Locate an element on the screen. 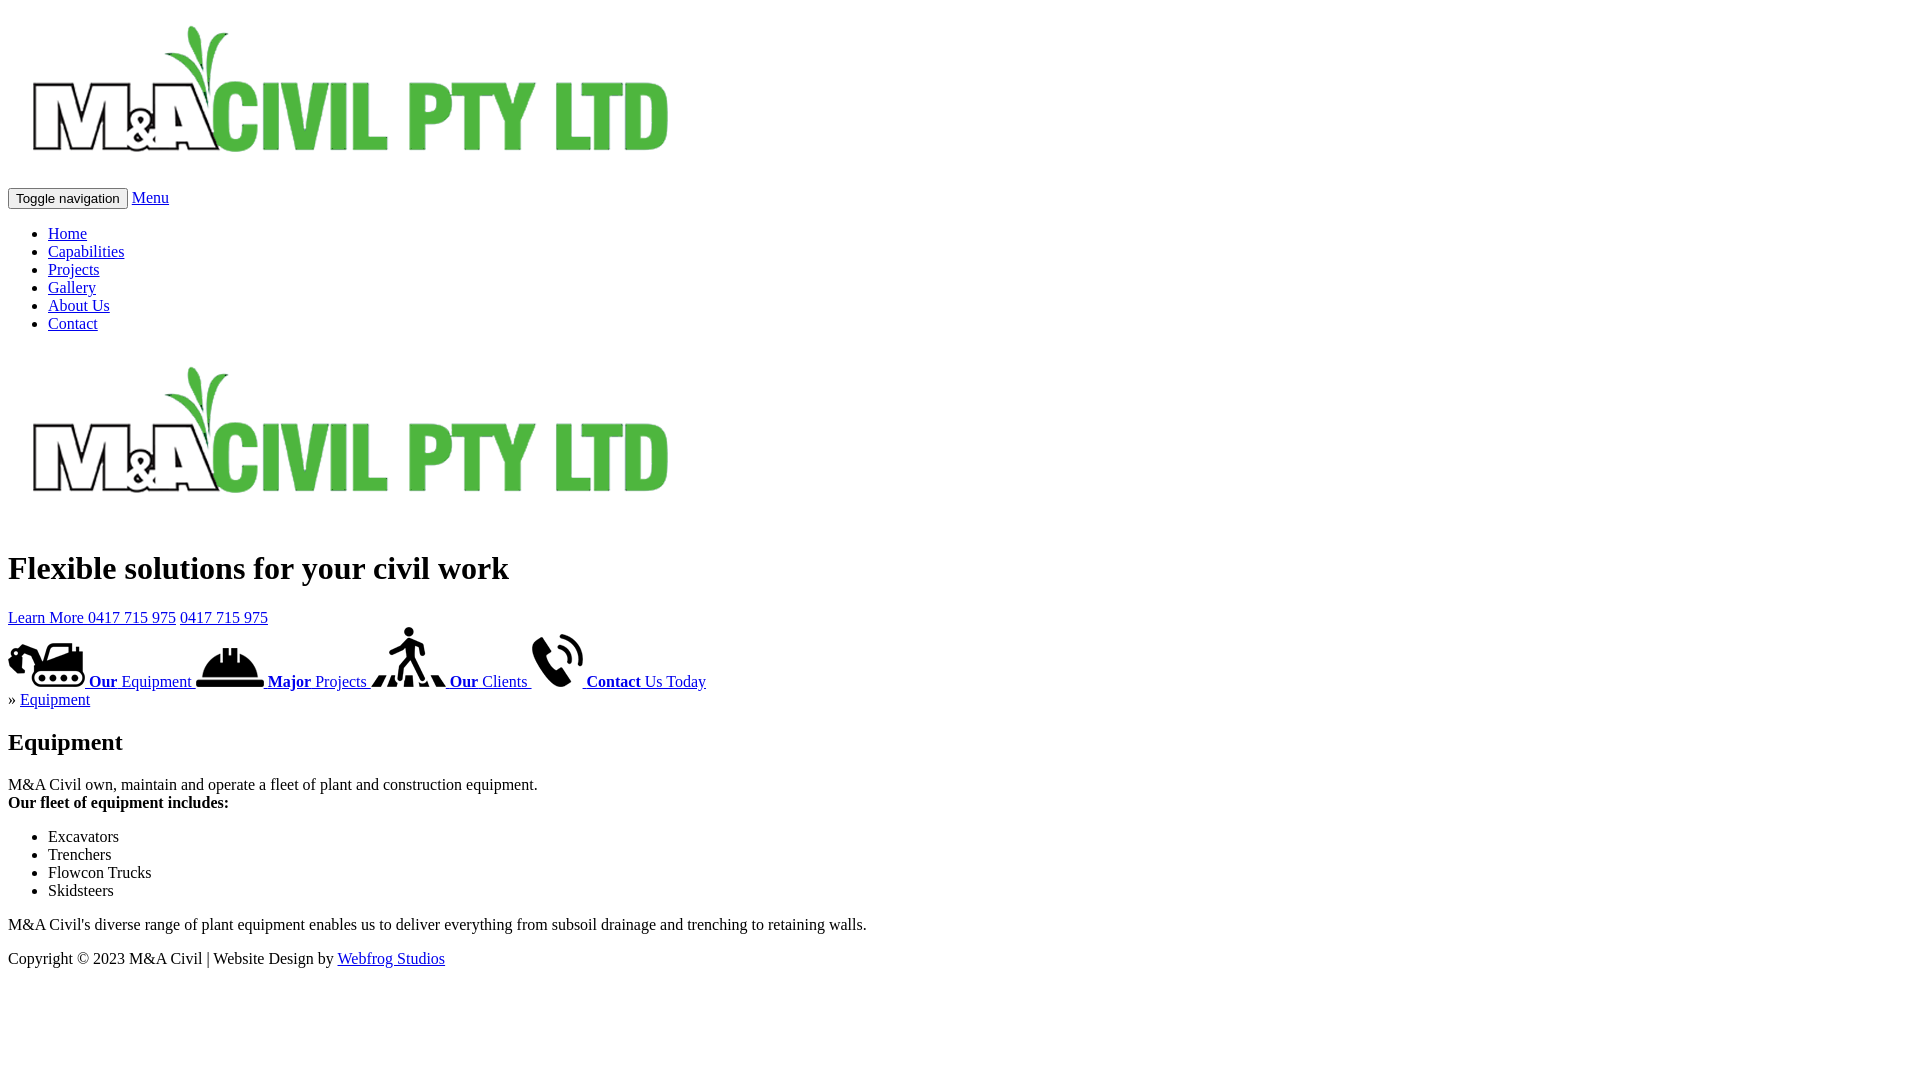  '0417 715 975' is located at coordinates (86, 616).